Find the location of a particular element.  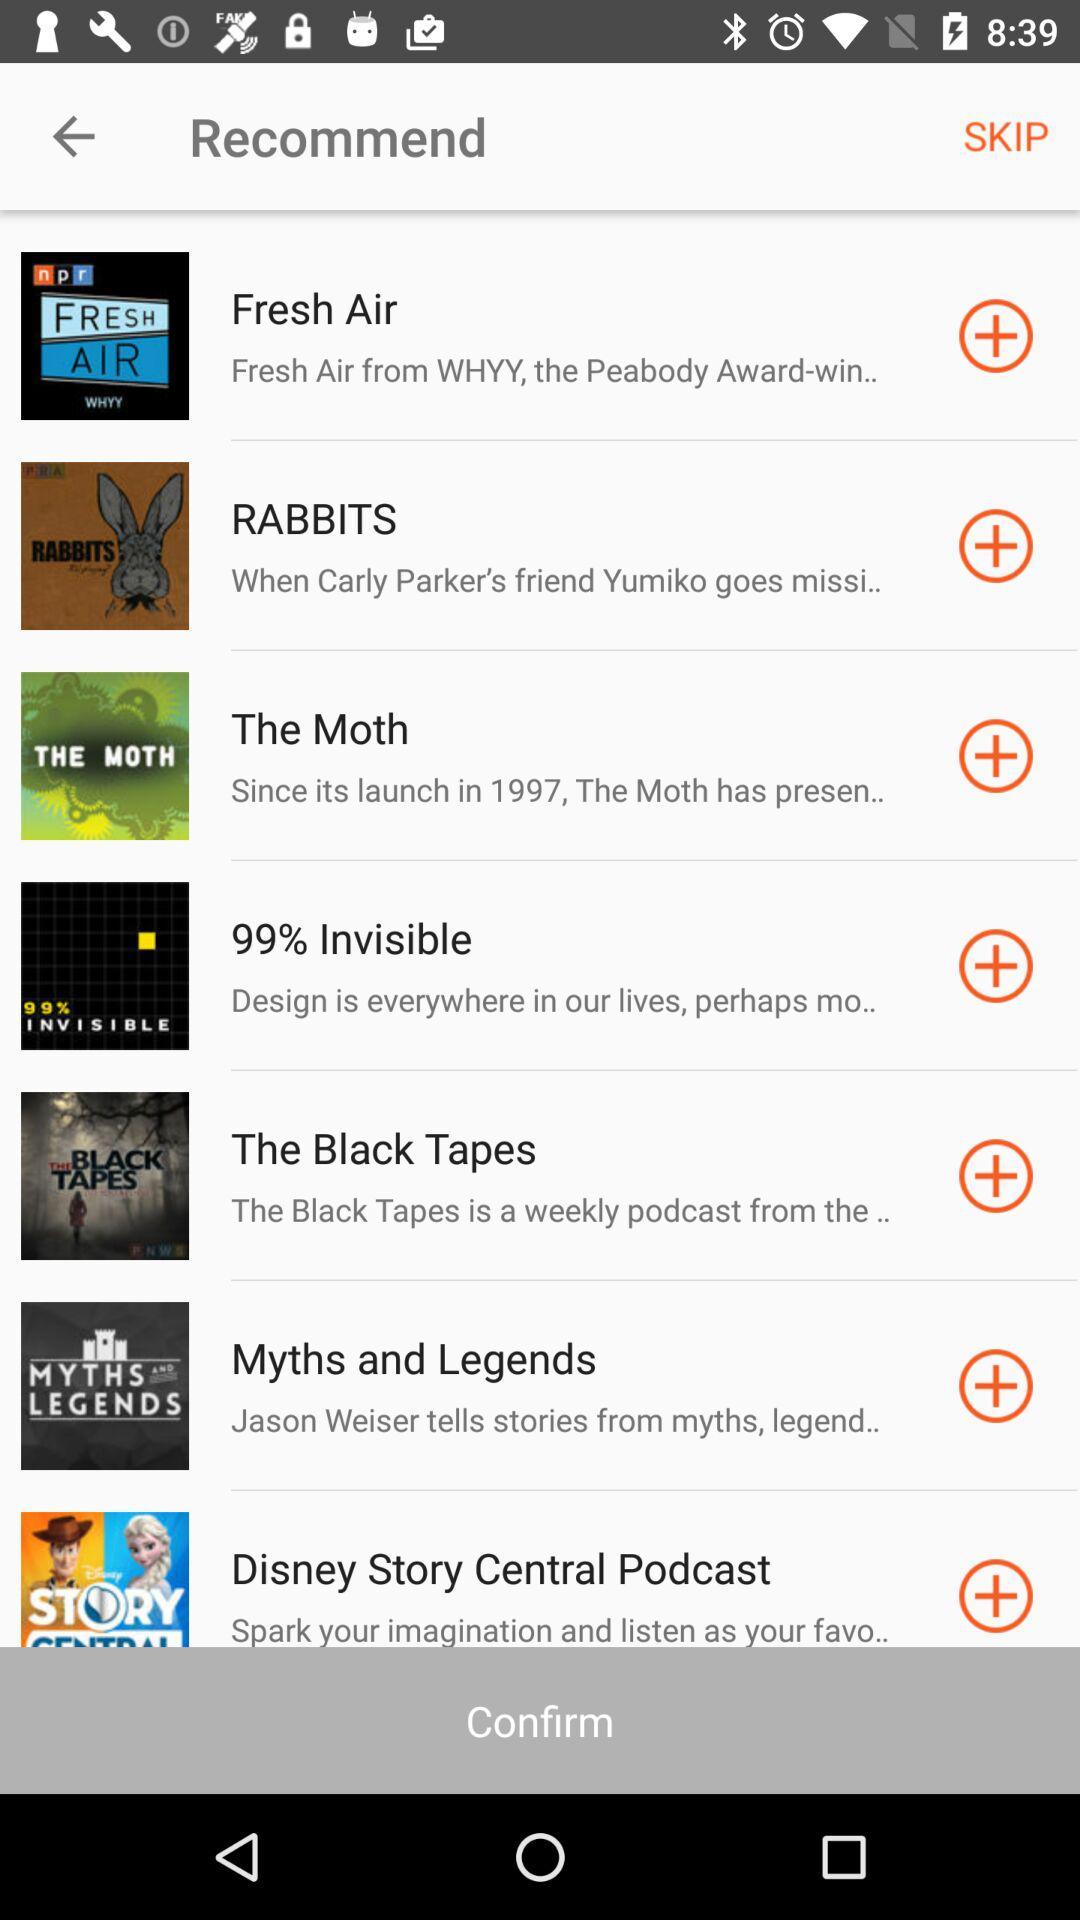

the confirm is located at coordinates (540, 1719).